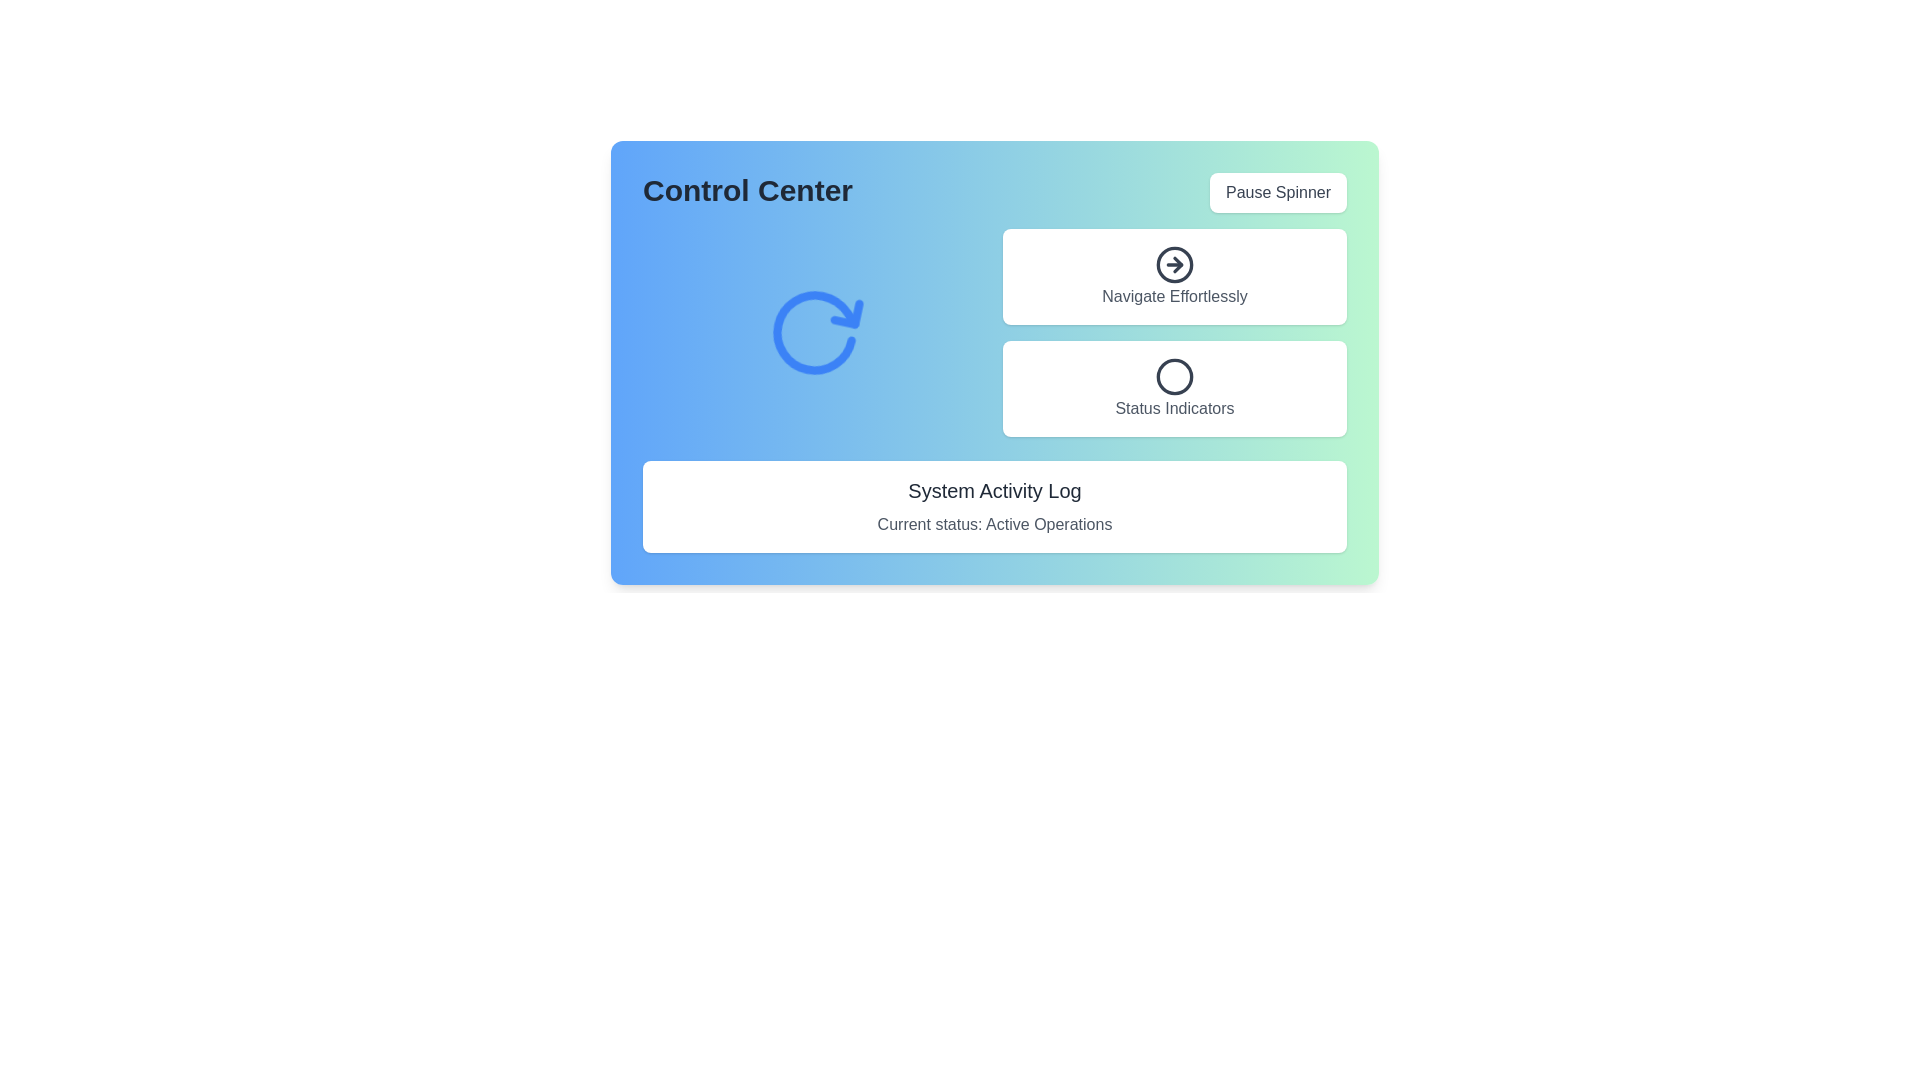 This screenshot has width=1920, height=1080. What do you see at coordinates (1175, 297) in the screenshot?
I see `text from the label that says 'Navigate Effortlessly', which is styled in gray and positioned centrally within a white background under the navigation icon` at bounding box center [1175, 297].